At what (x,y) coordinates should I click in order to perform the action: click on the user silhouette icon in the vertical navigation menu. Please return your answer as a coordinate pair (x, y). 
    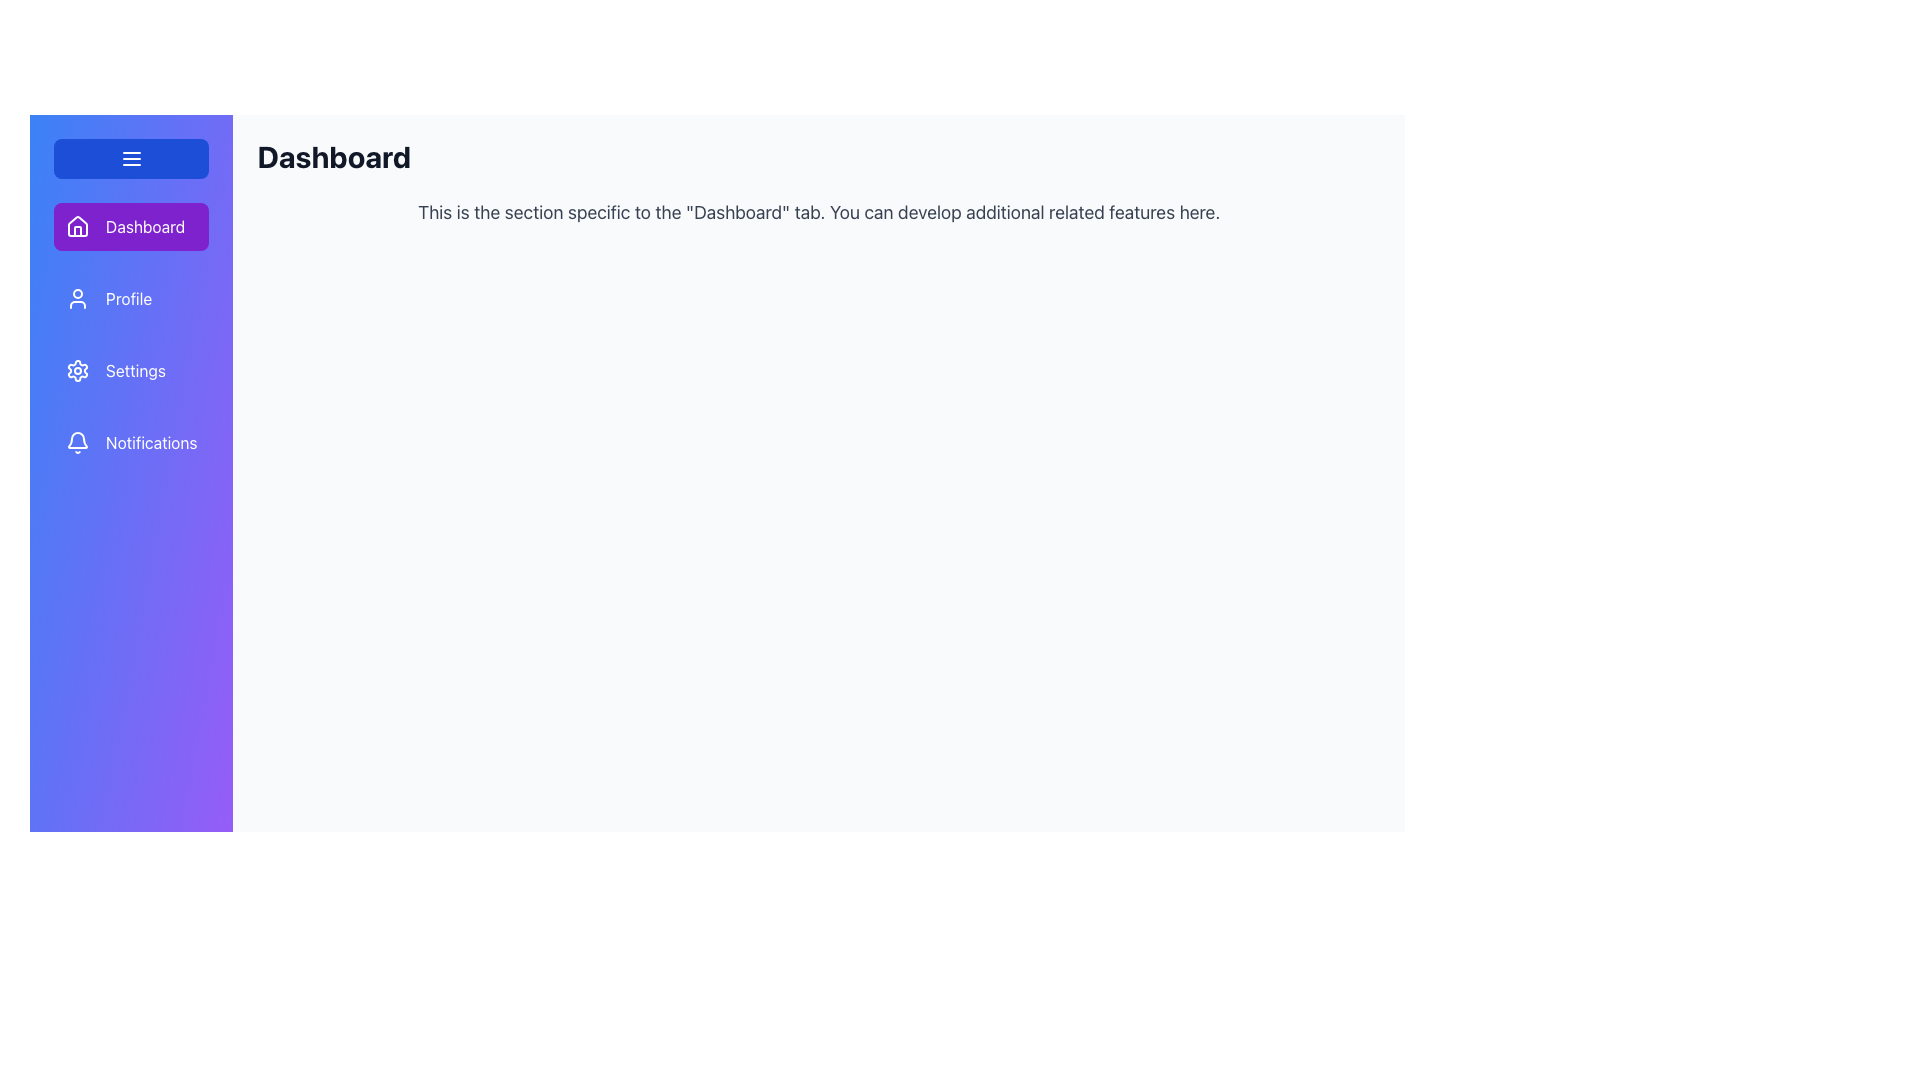
    Looking at the image, I should click on (77, 299).